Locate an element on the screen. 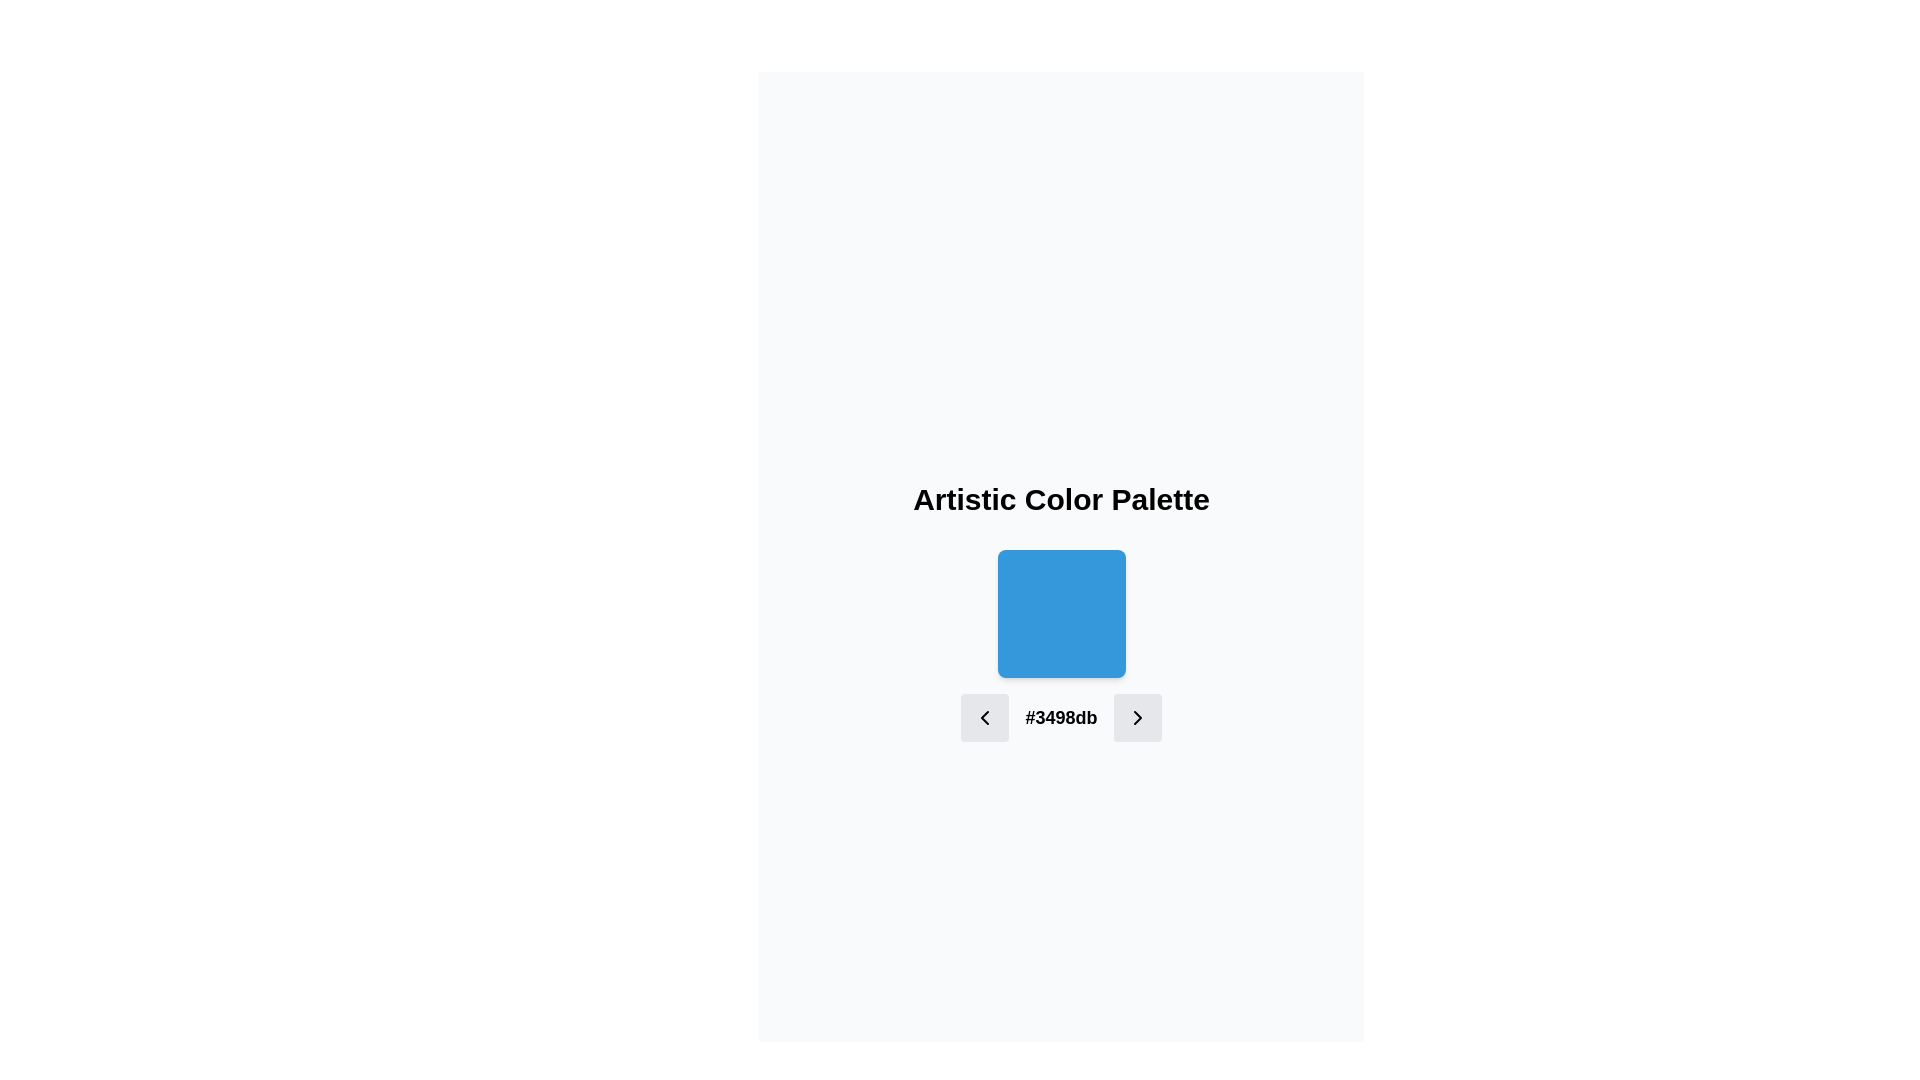  the rightward-facing chevron button located at the rightmost edge of the navigation area below the color palette display is located at coordinates (1137, 716).